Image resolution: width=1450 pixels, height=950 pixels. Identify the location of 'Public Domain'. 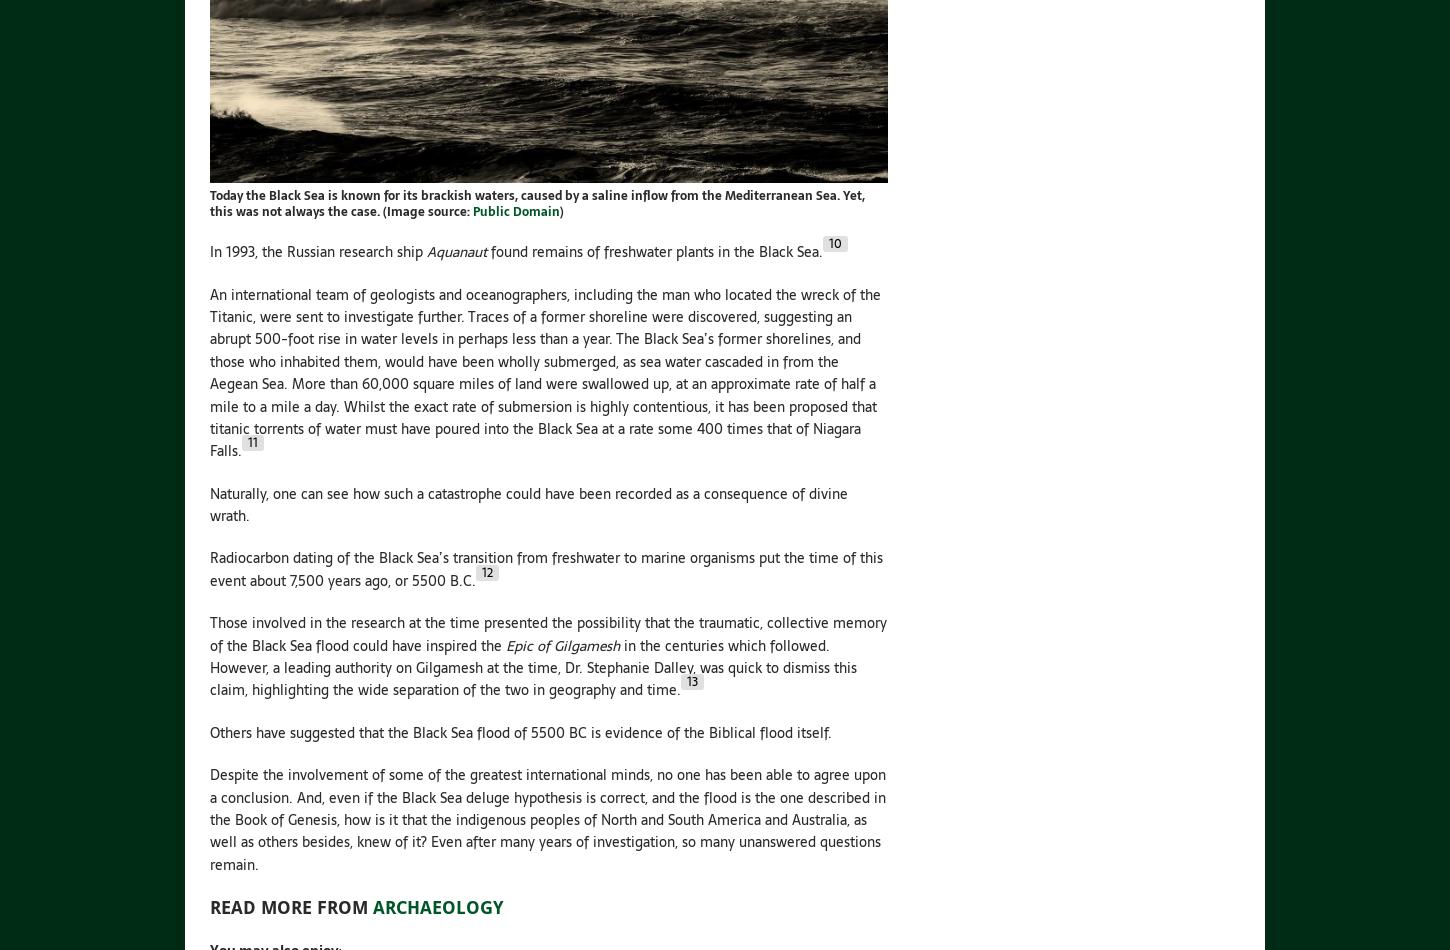
(516, 212).